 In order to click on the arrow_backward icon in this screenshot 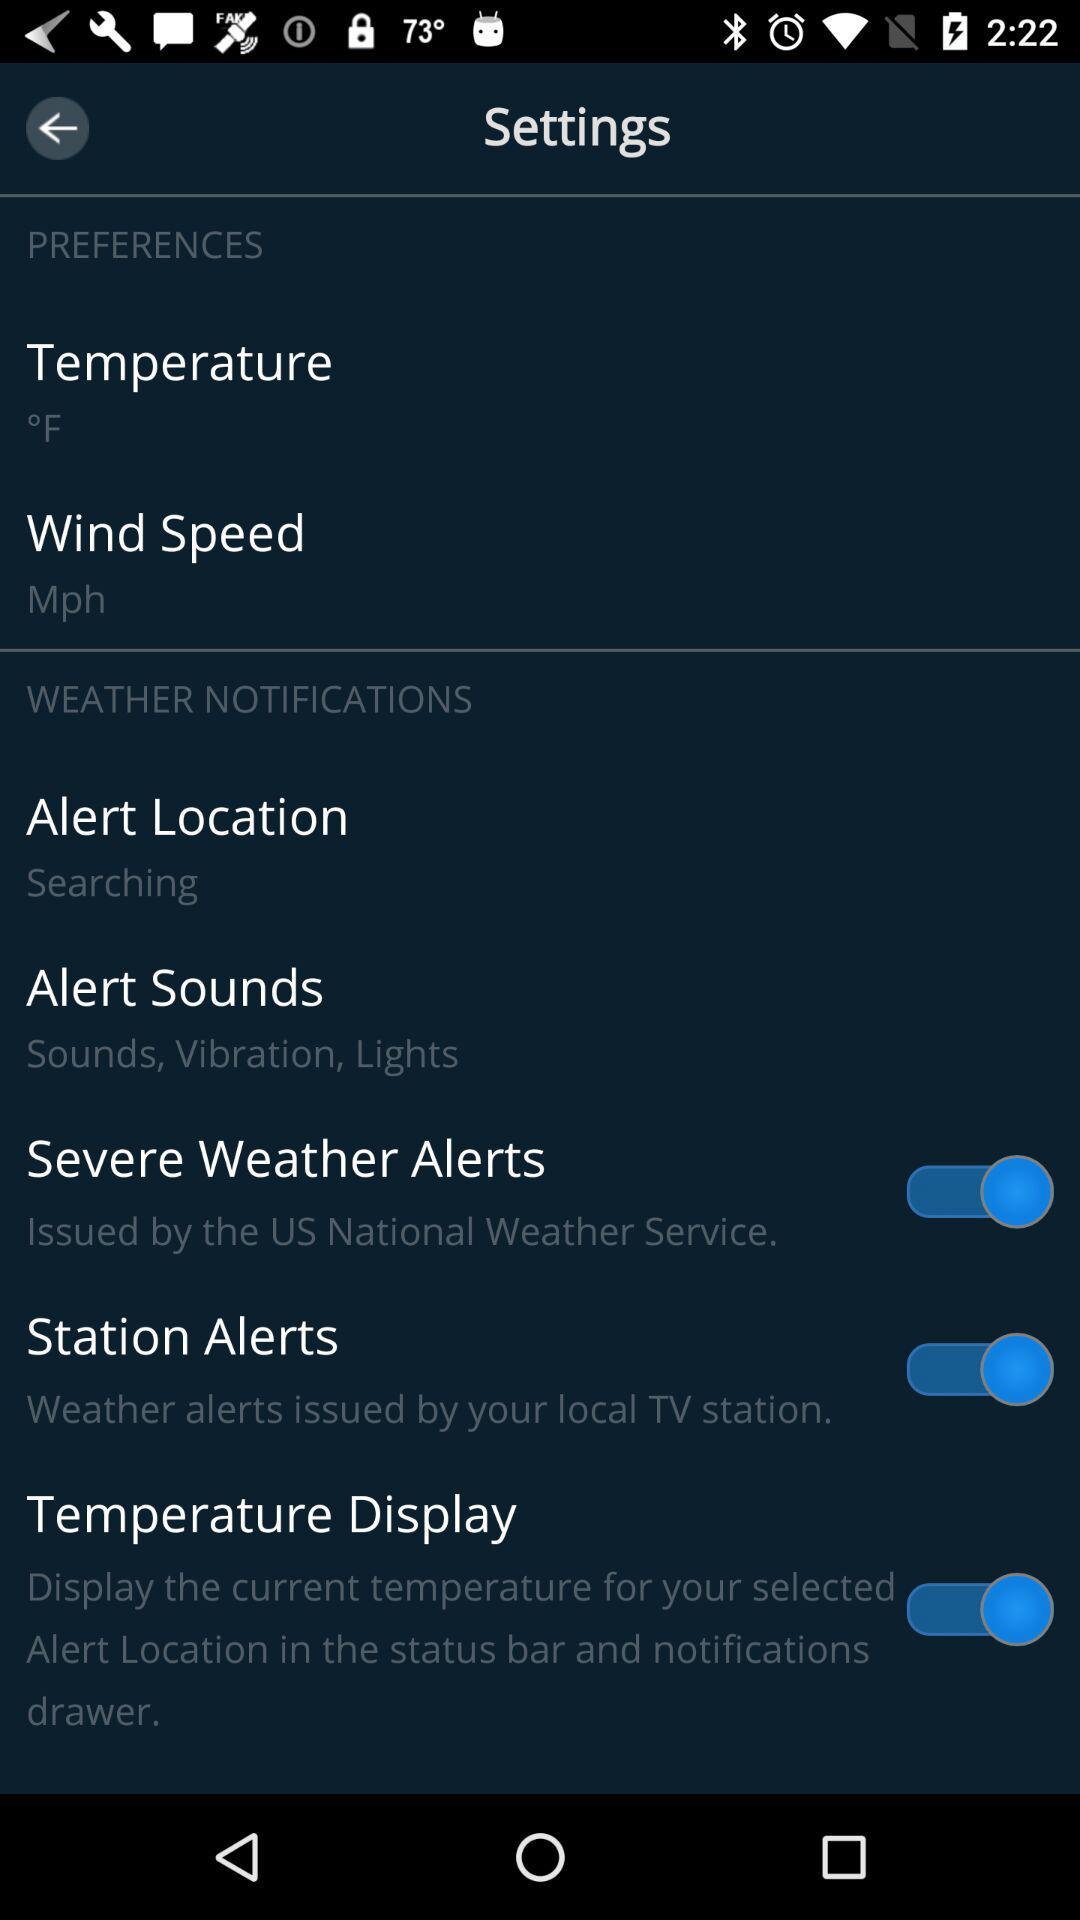, I will do `click(56, 127)`.